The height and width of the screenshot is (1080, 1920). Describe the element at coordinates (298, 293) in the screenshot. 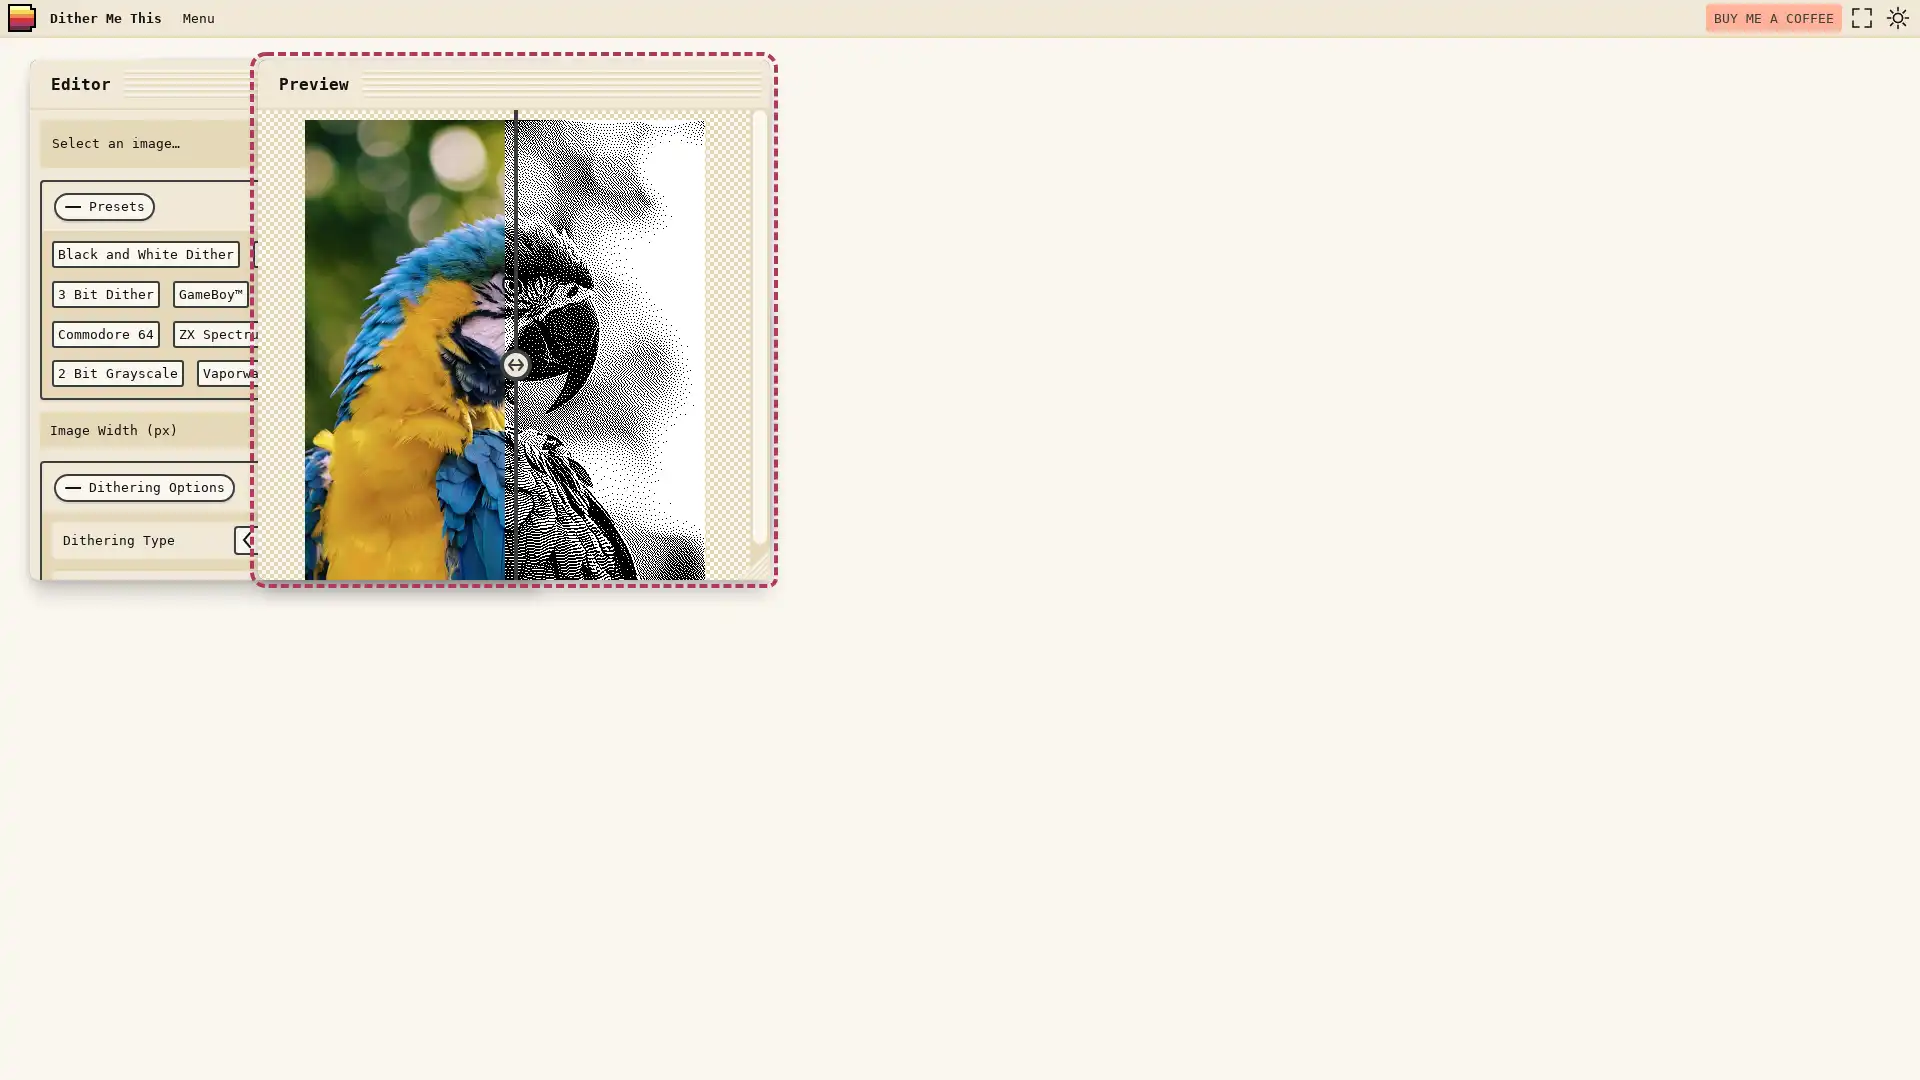

I see `Teletext` at that location.